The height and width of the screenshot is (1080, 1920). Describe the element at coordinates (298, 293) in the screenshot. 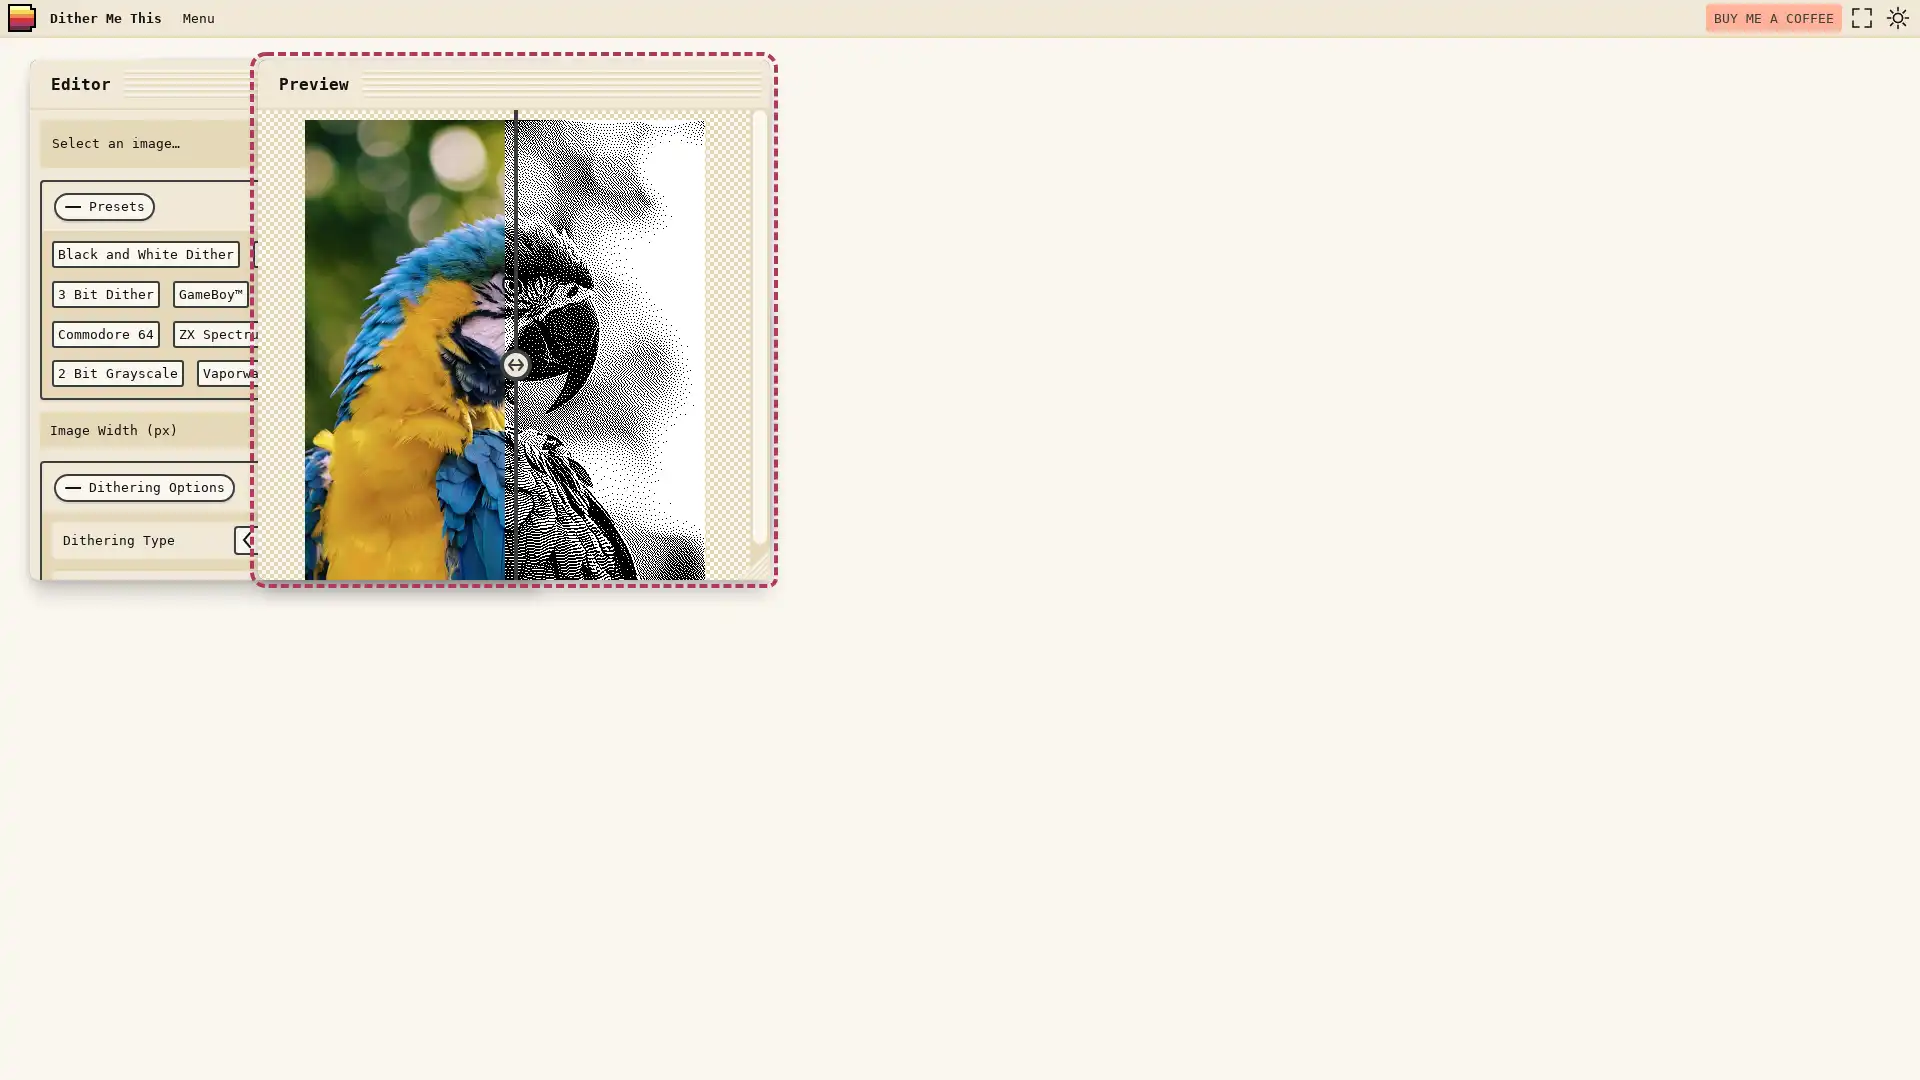

I see `Teletext` at that location.